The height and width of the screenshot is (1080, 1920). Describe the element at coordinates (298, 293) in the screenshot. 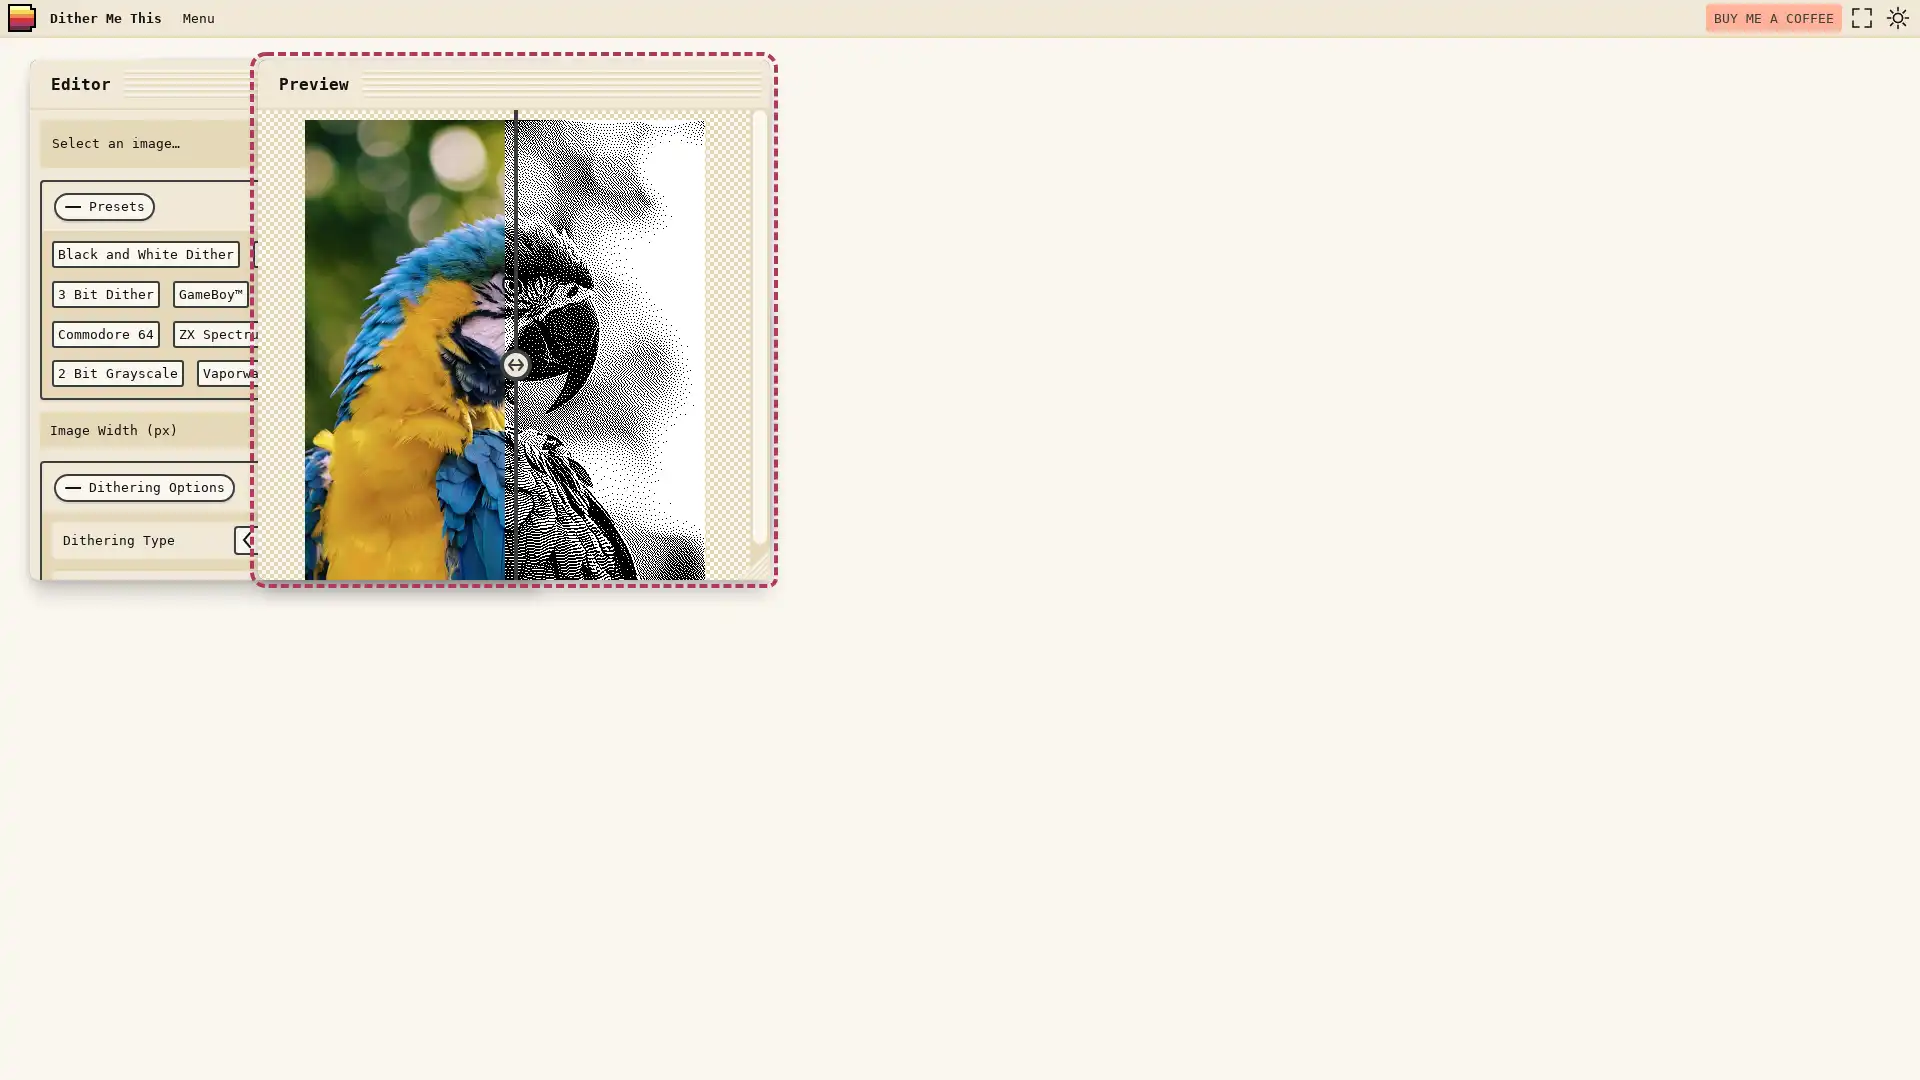

I see `Teletext` at that location.